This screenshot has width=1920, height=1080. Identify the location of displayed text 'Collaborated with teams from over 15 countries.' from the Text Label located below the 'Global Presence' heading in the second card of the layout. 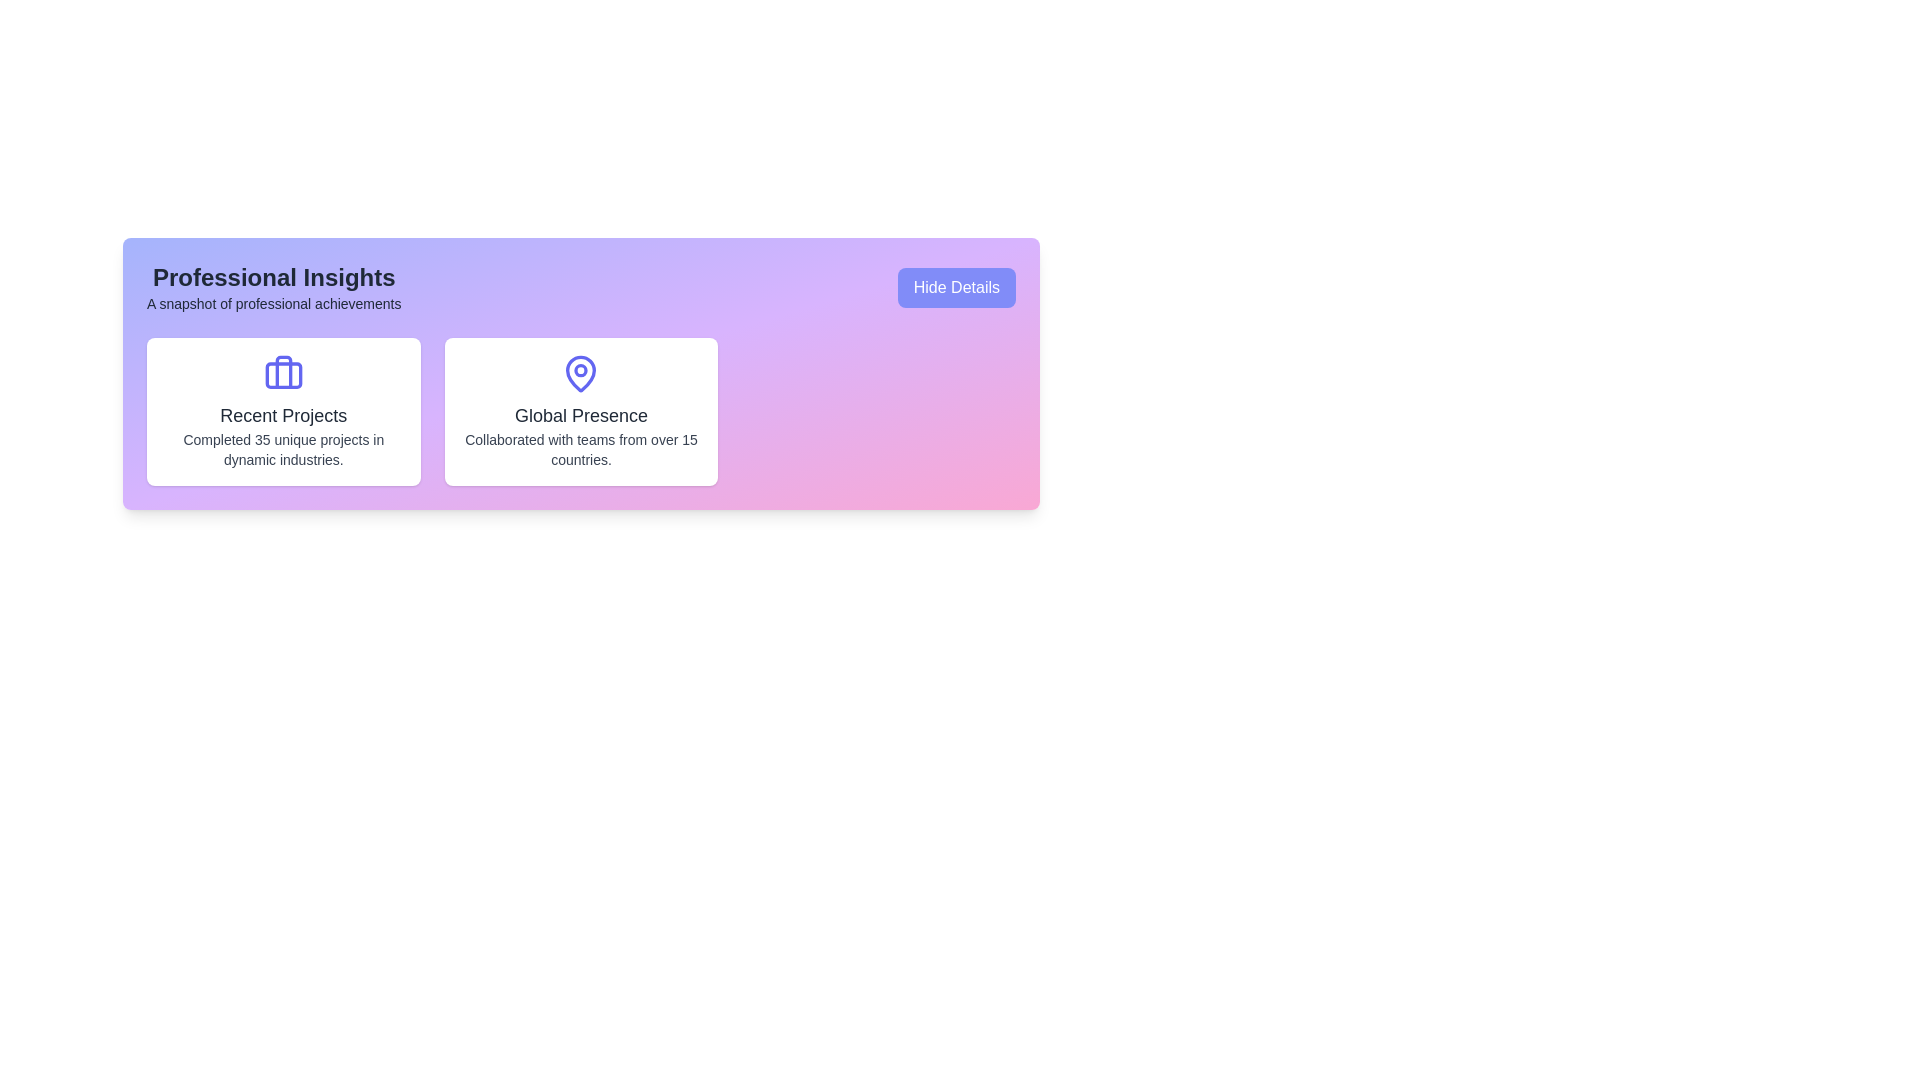
(580, 450).